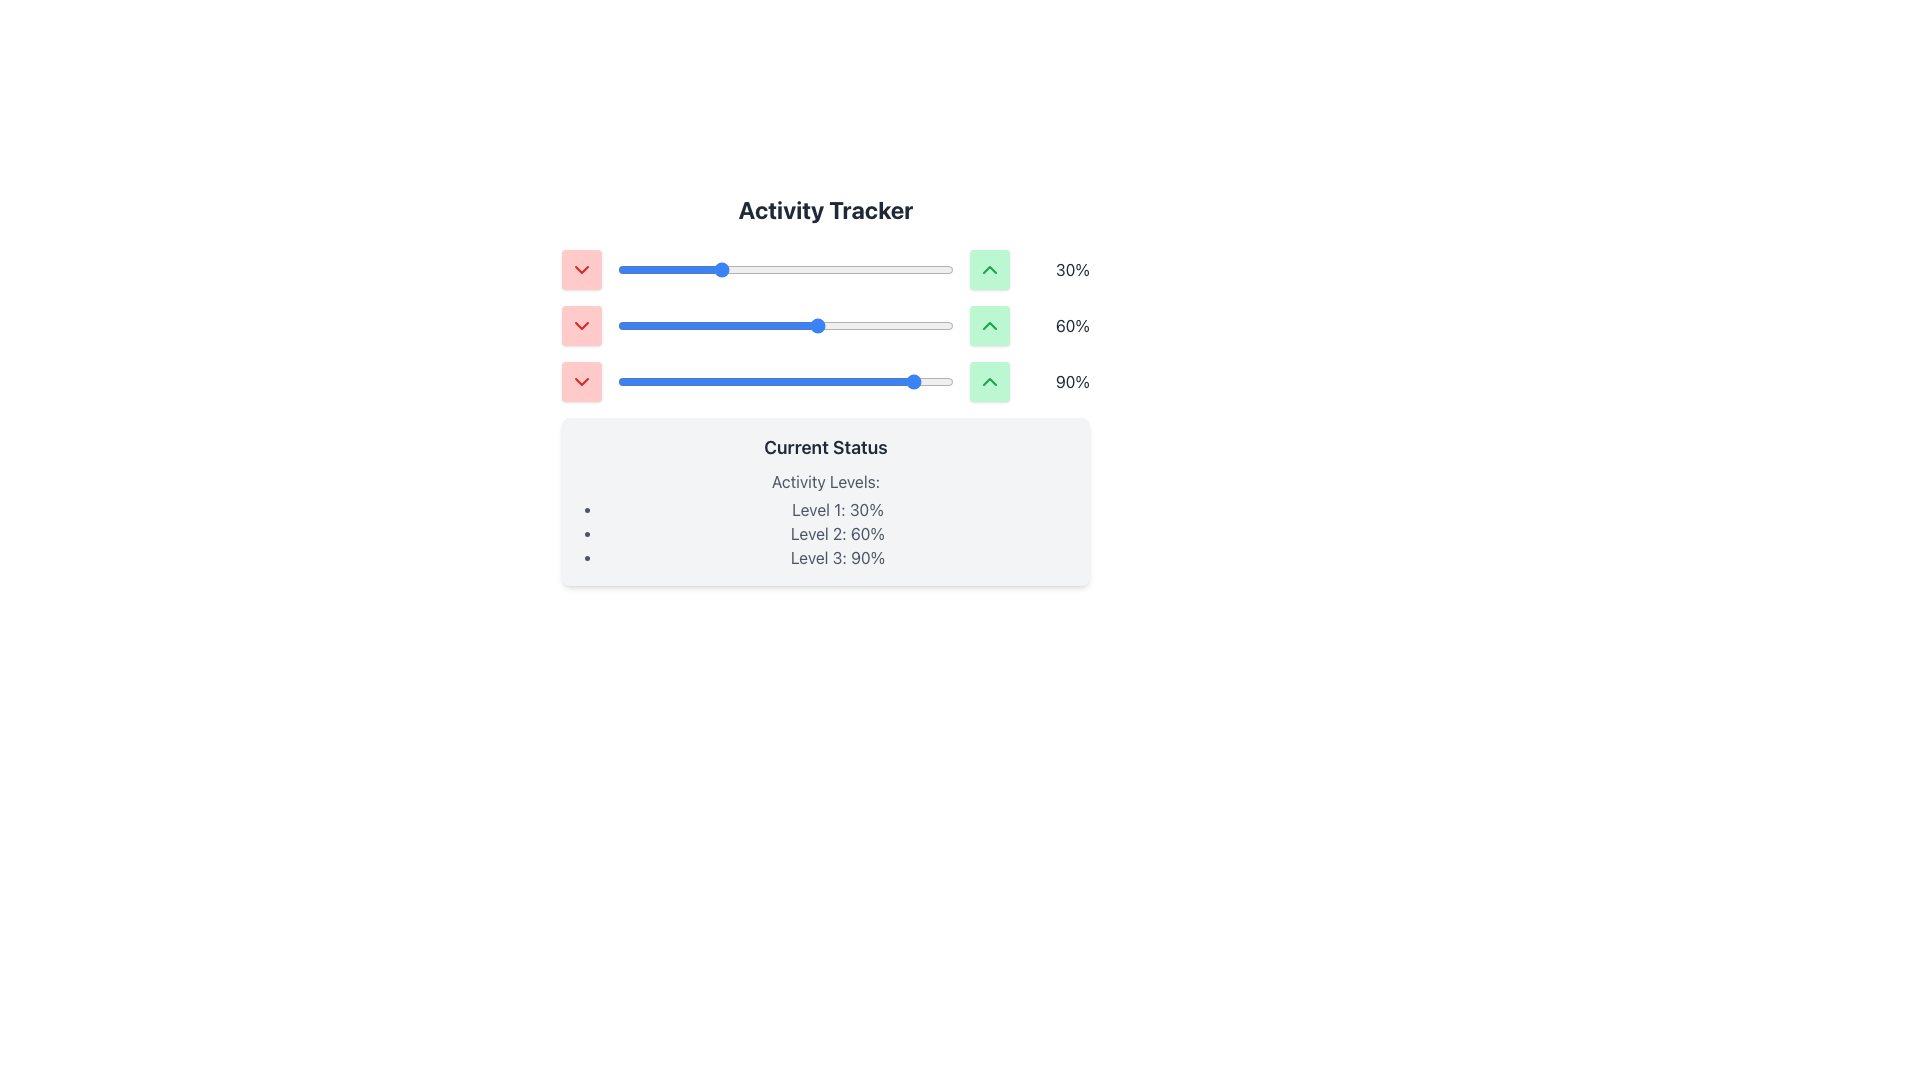 This screenshot has width=1920, height=1080. Describe the element at coordinates (902, 270) in the screenshot. I see `slider` at that location.